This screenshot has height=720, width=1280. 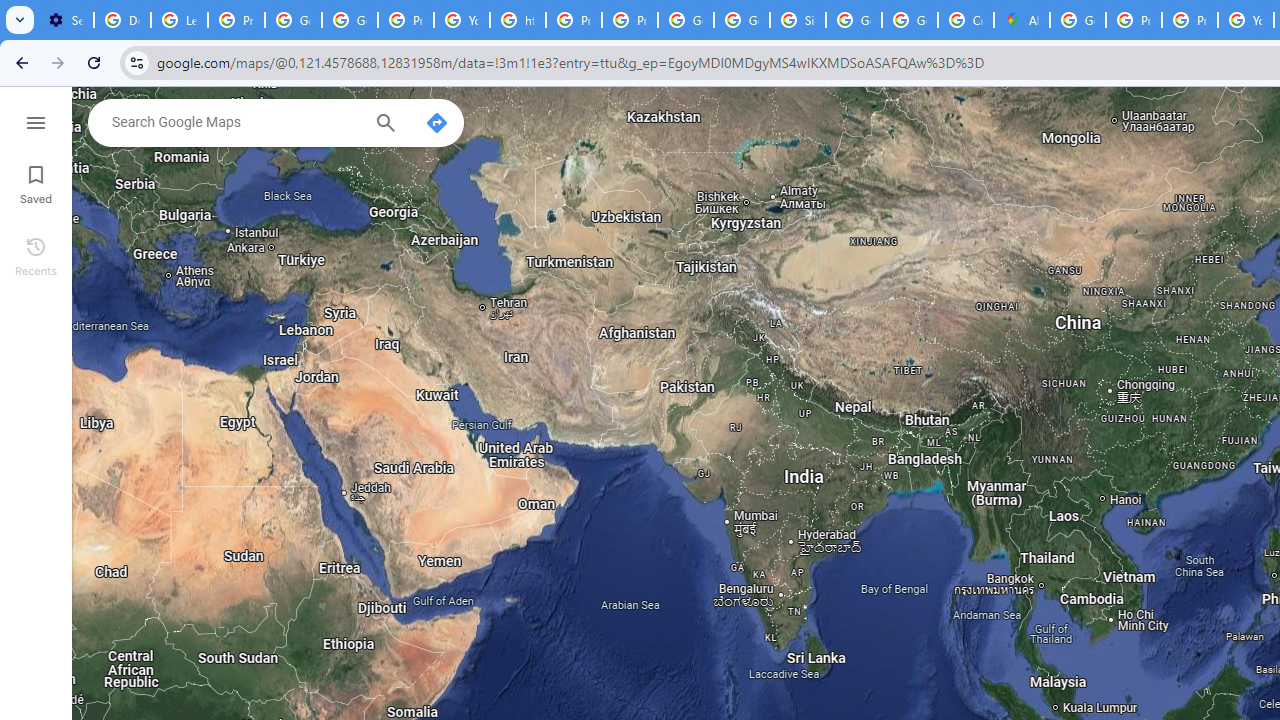 What do you see at coordinates (35, 182) in the screenshot?
I see `'Saved'` at bounding box center [35, 182].